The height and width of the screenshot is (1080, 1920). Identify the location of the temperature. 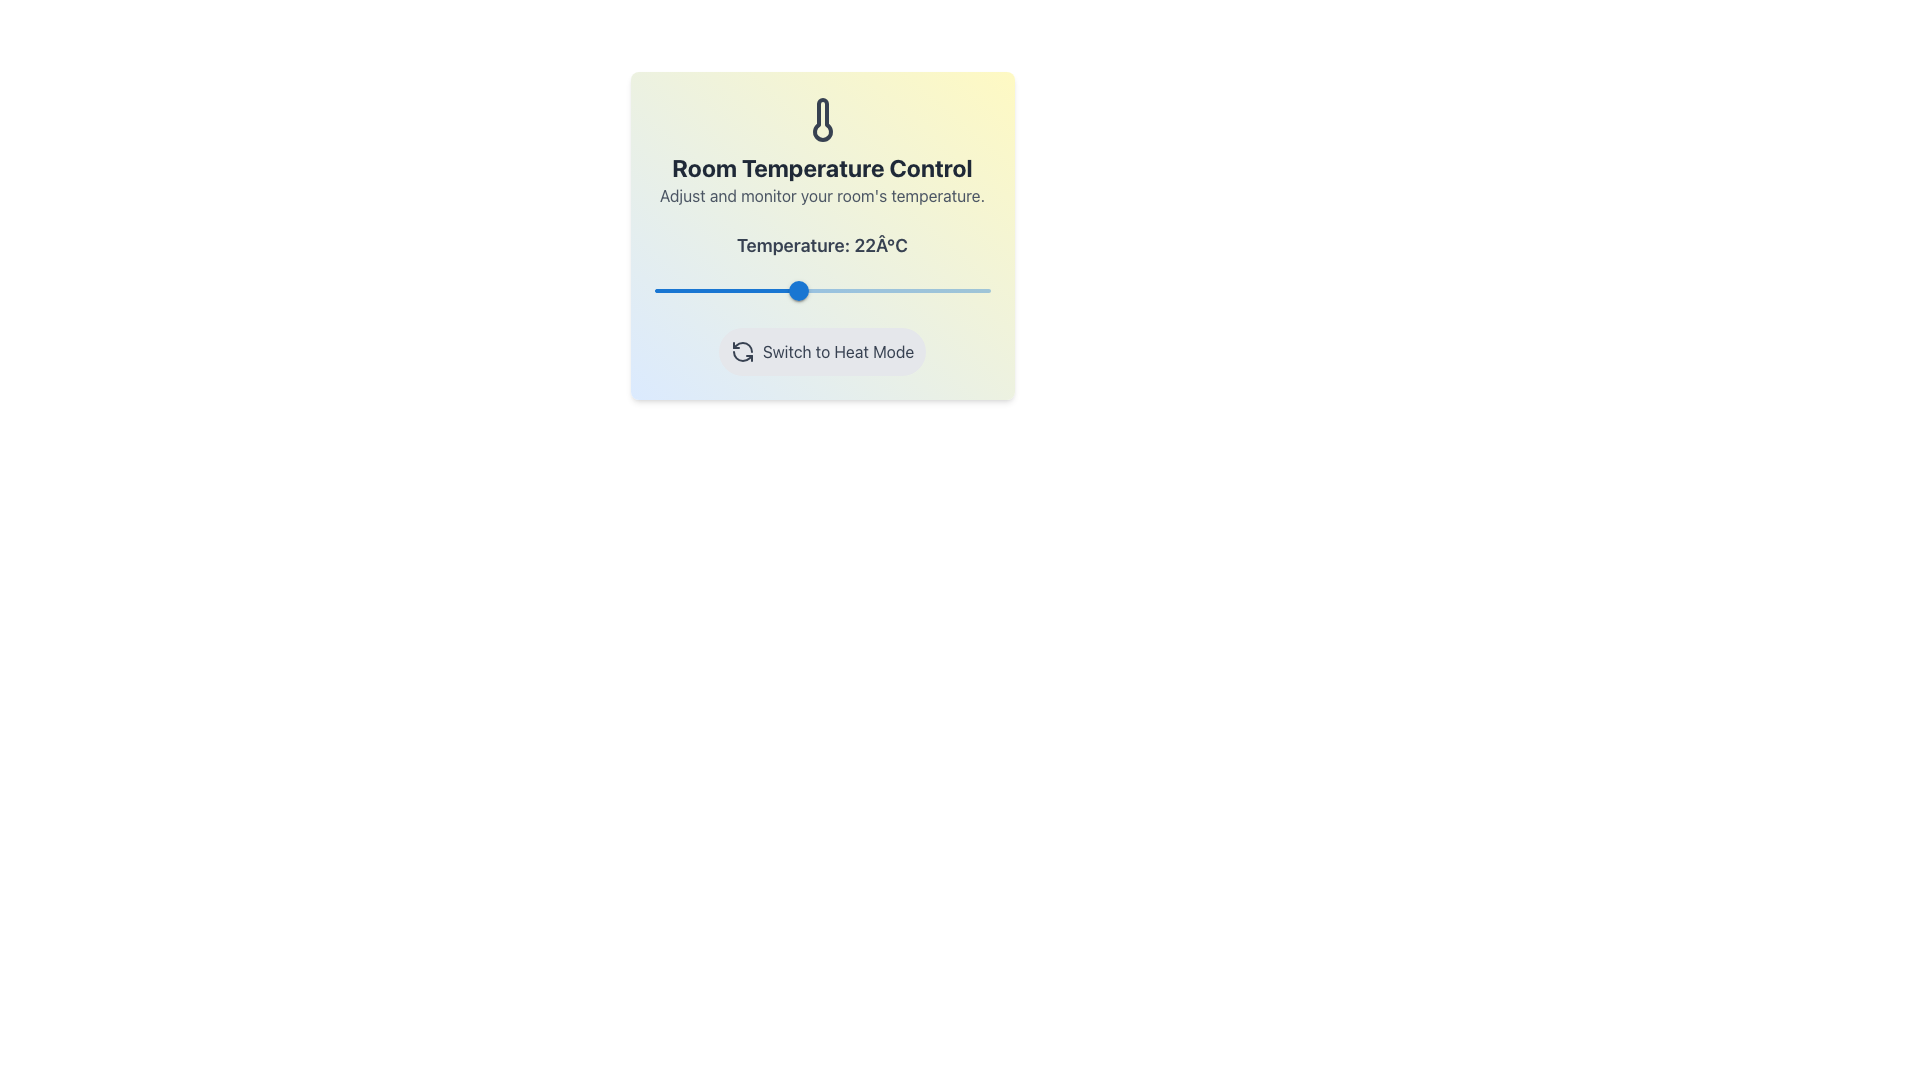
(939, 290).